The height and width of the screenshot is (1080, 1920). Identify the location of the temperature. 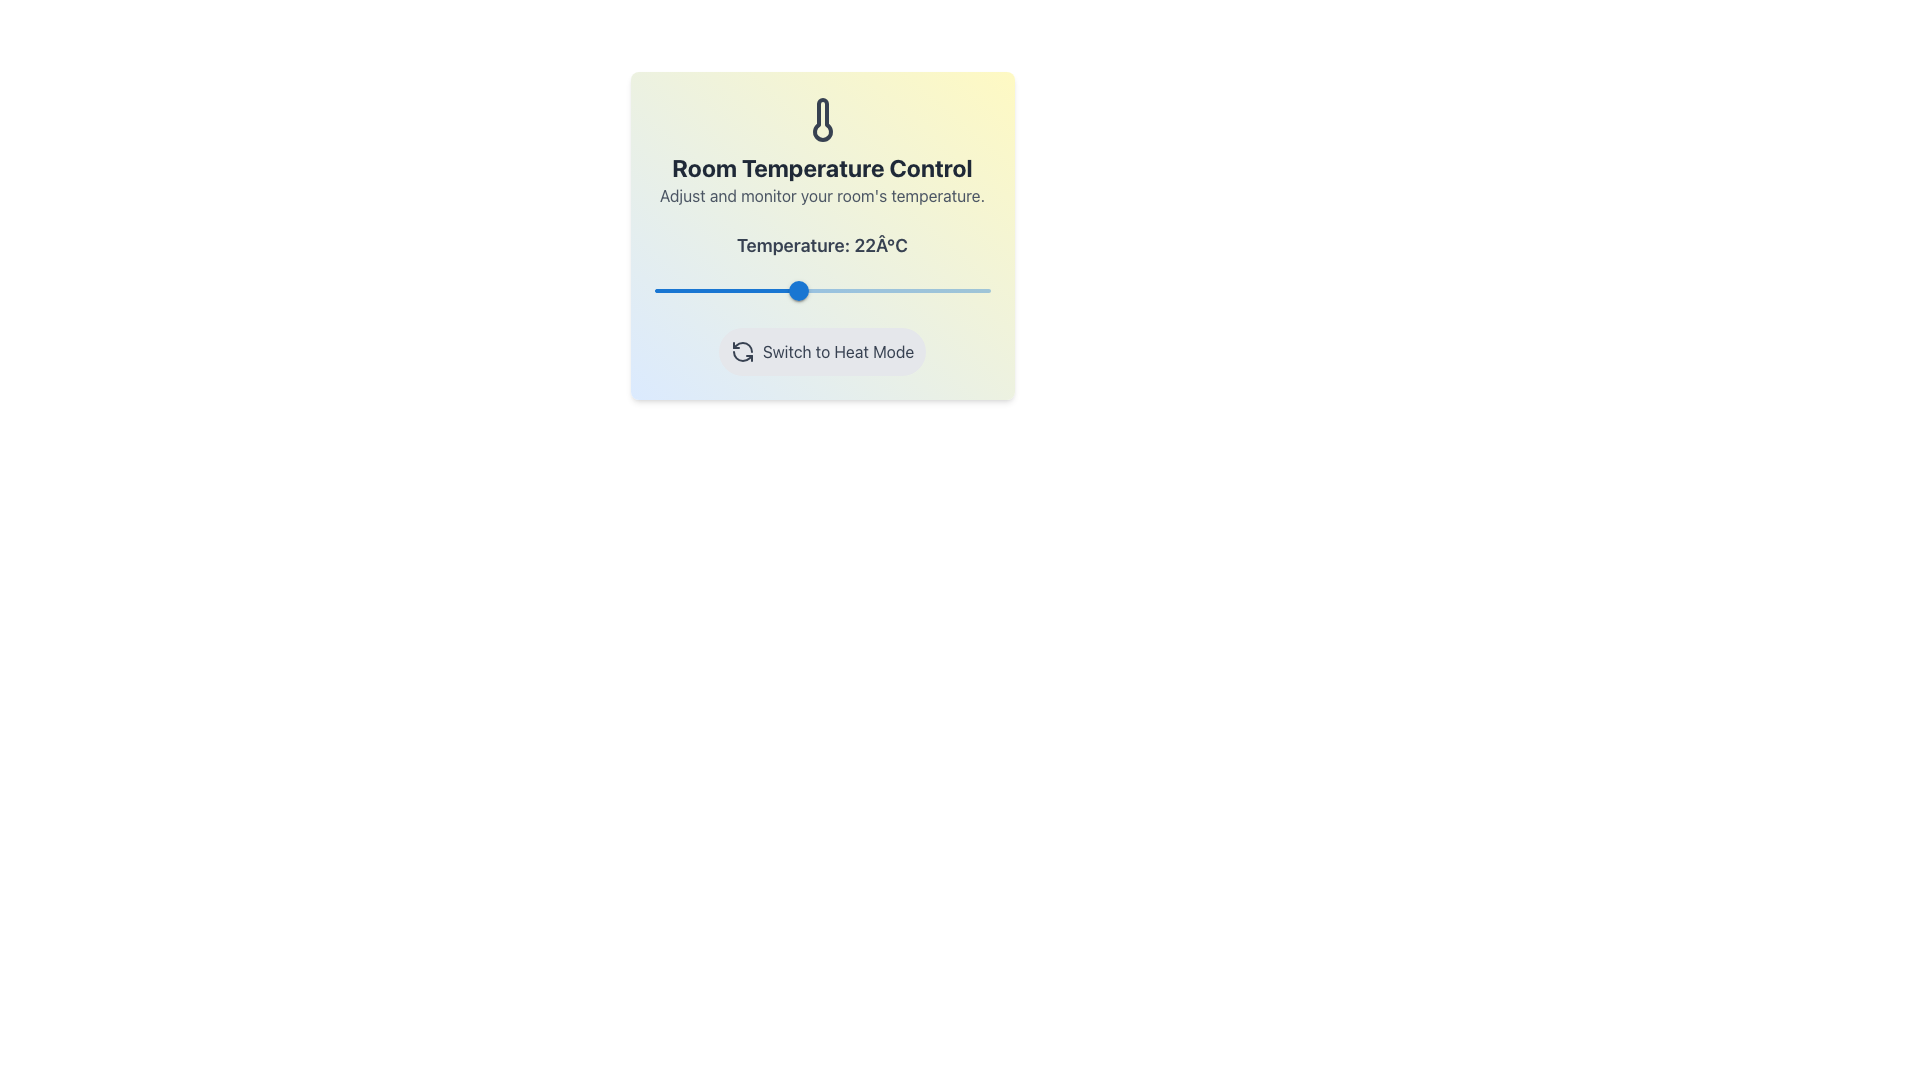
(939, 290).